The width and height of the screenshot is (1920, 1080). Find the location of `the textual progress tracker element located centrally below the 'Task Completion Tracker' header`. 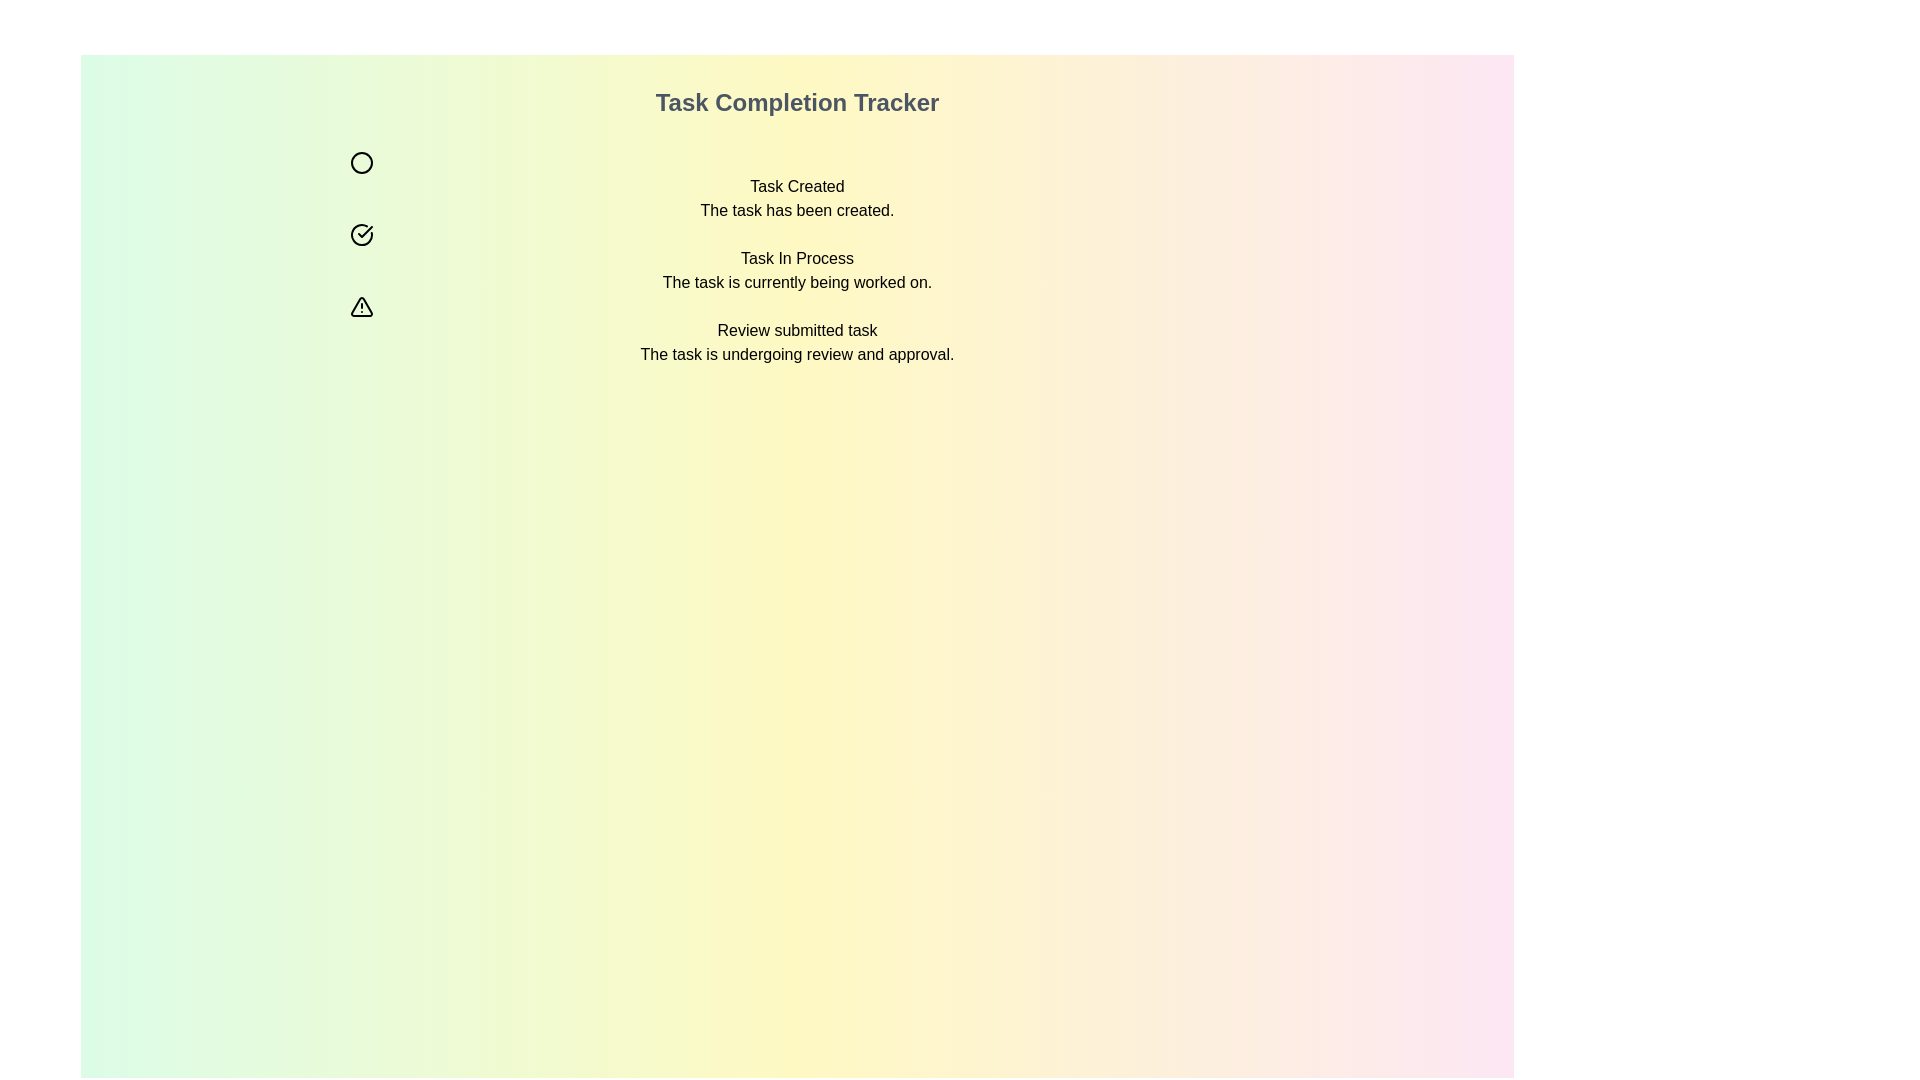

the textual progress tracker element located centrally below the 'Task Completion Tracker' header is located at coordinates (796, 257).